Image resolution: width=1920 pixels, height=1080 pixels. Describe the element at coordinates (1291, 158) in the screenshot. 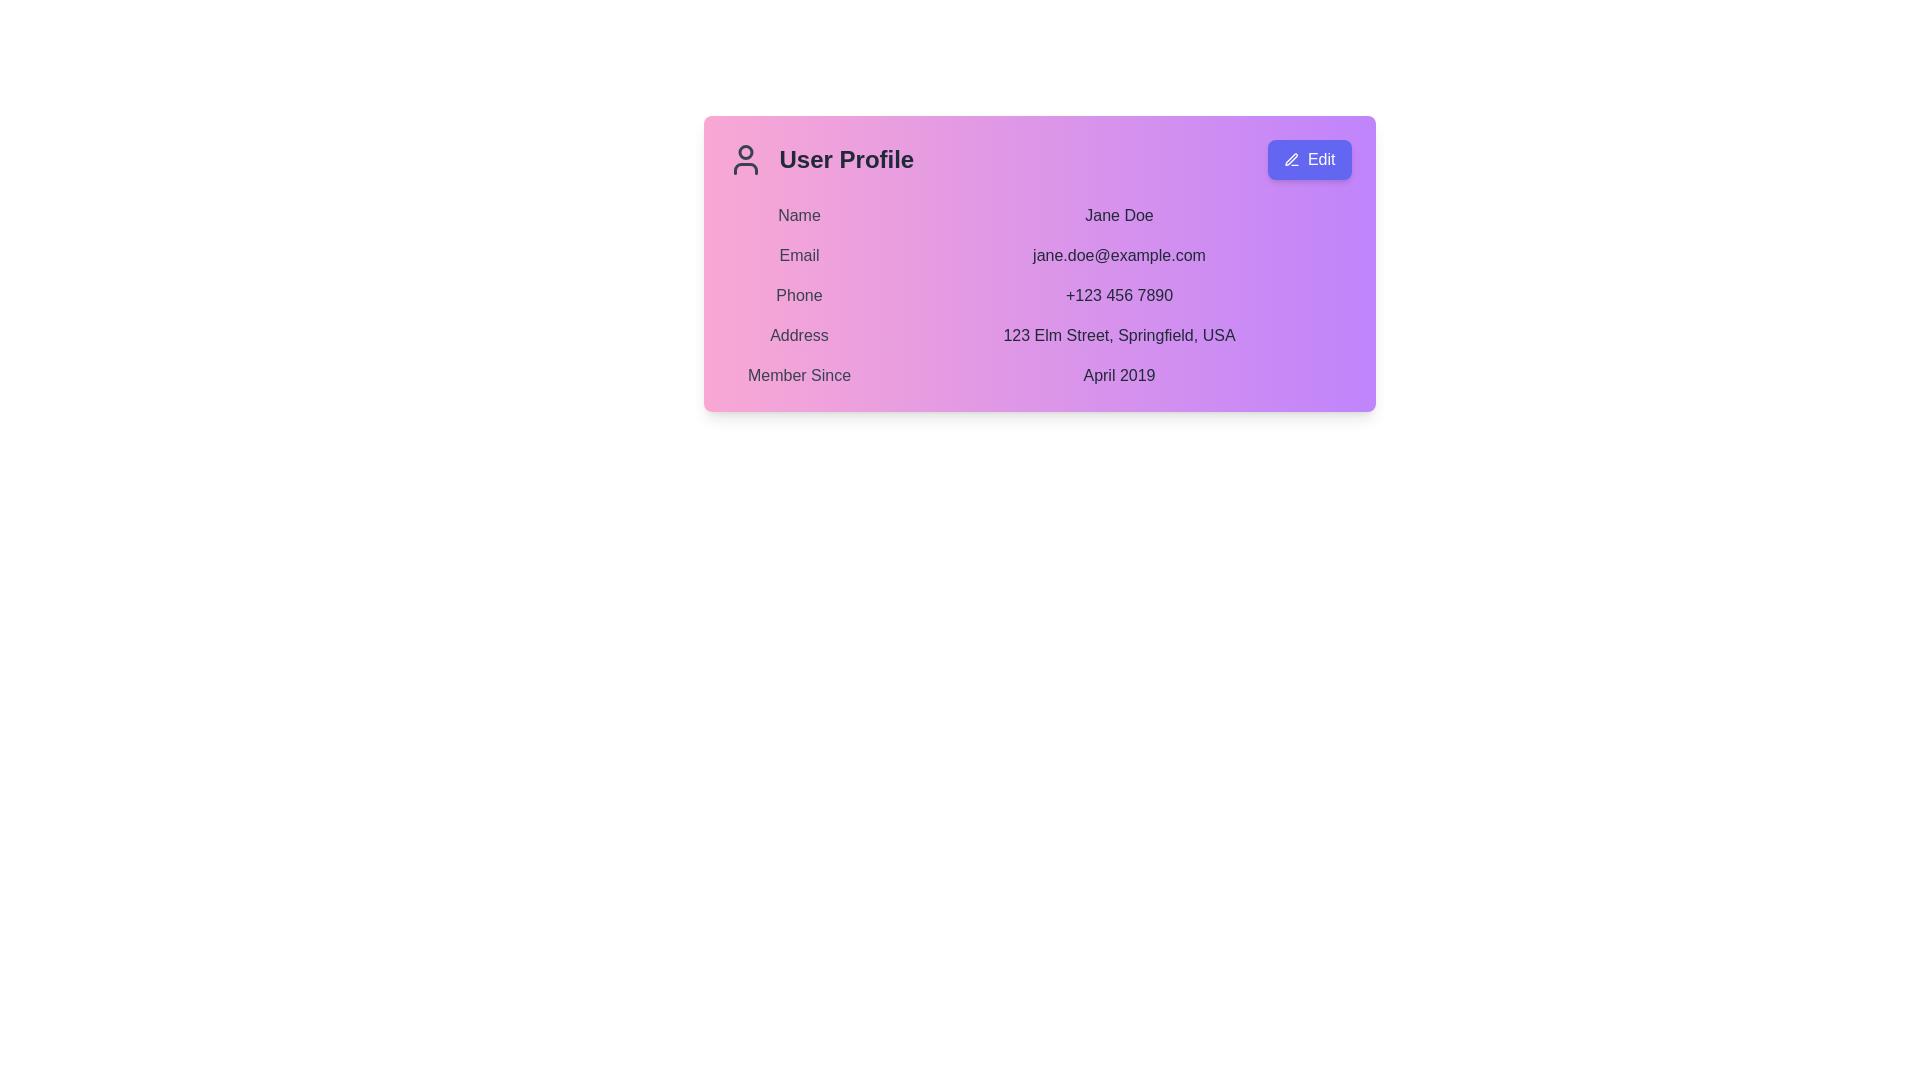

I see `the decorative icon for the 'Edit' button, located at the top-right of the user profile information card` at that location.